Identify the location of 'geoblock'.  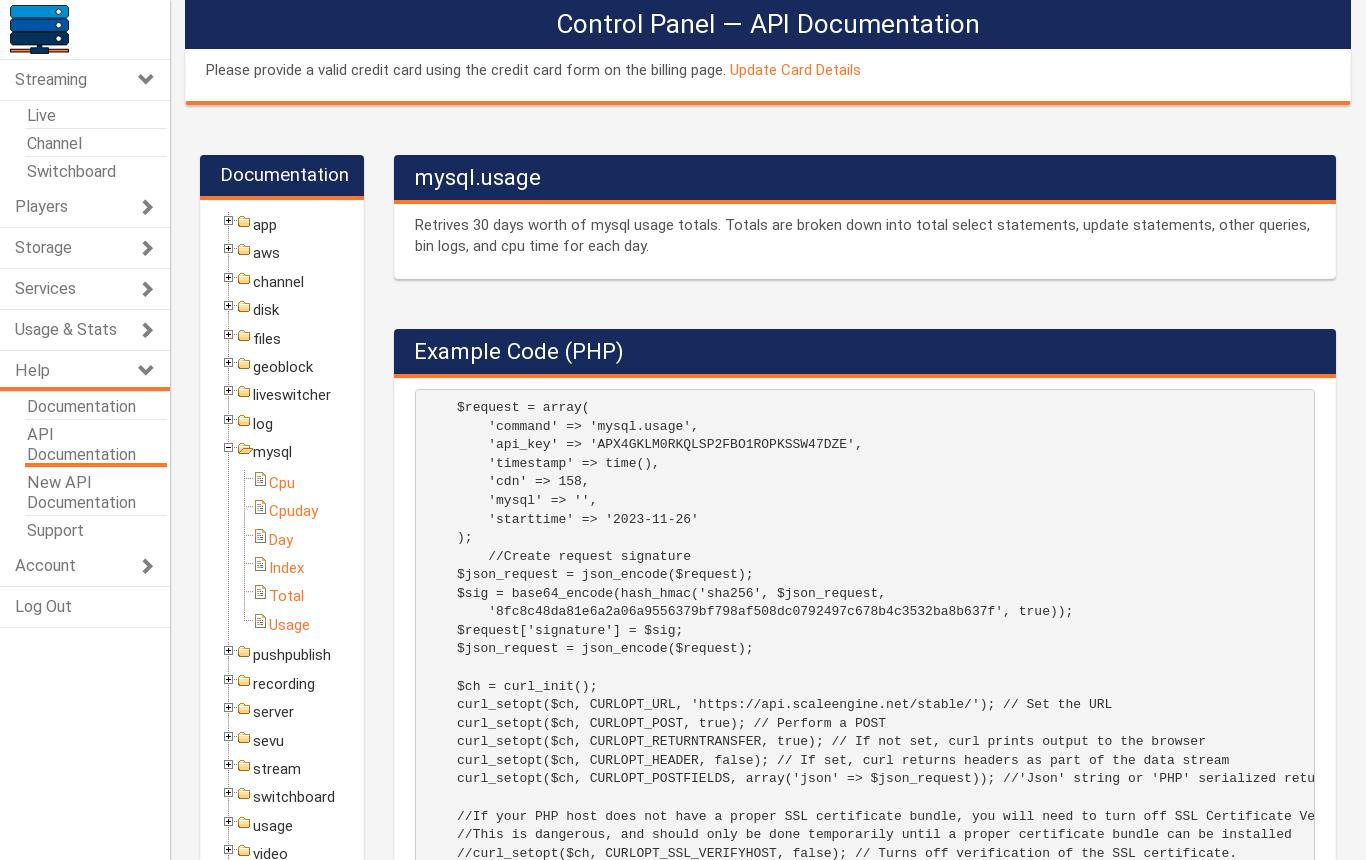
(283, 366).